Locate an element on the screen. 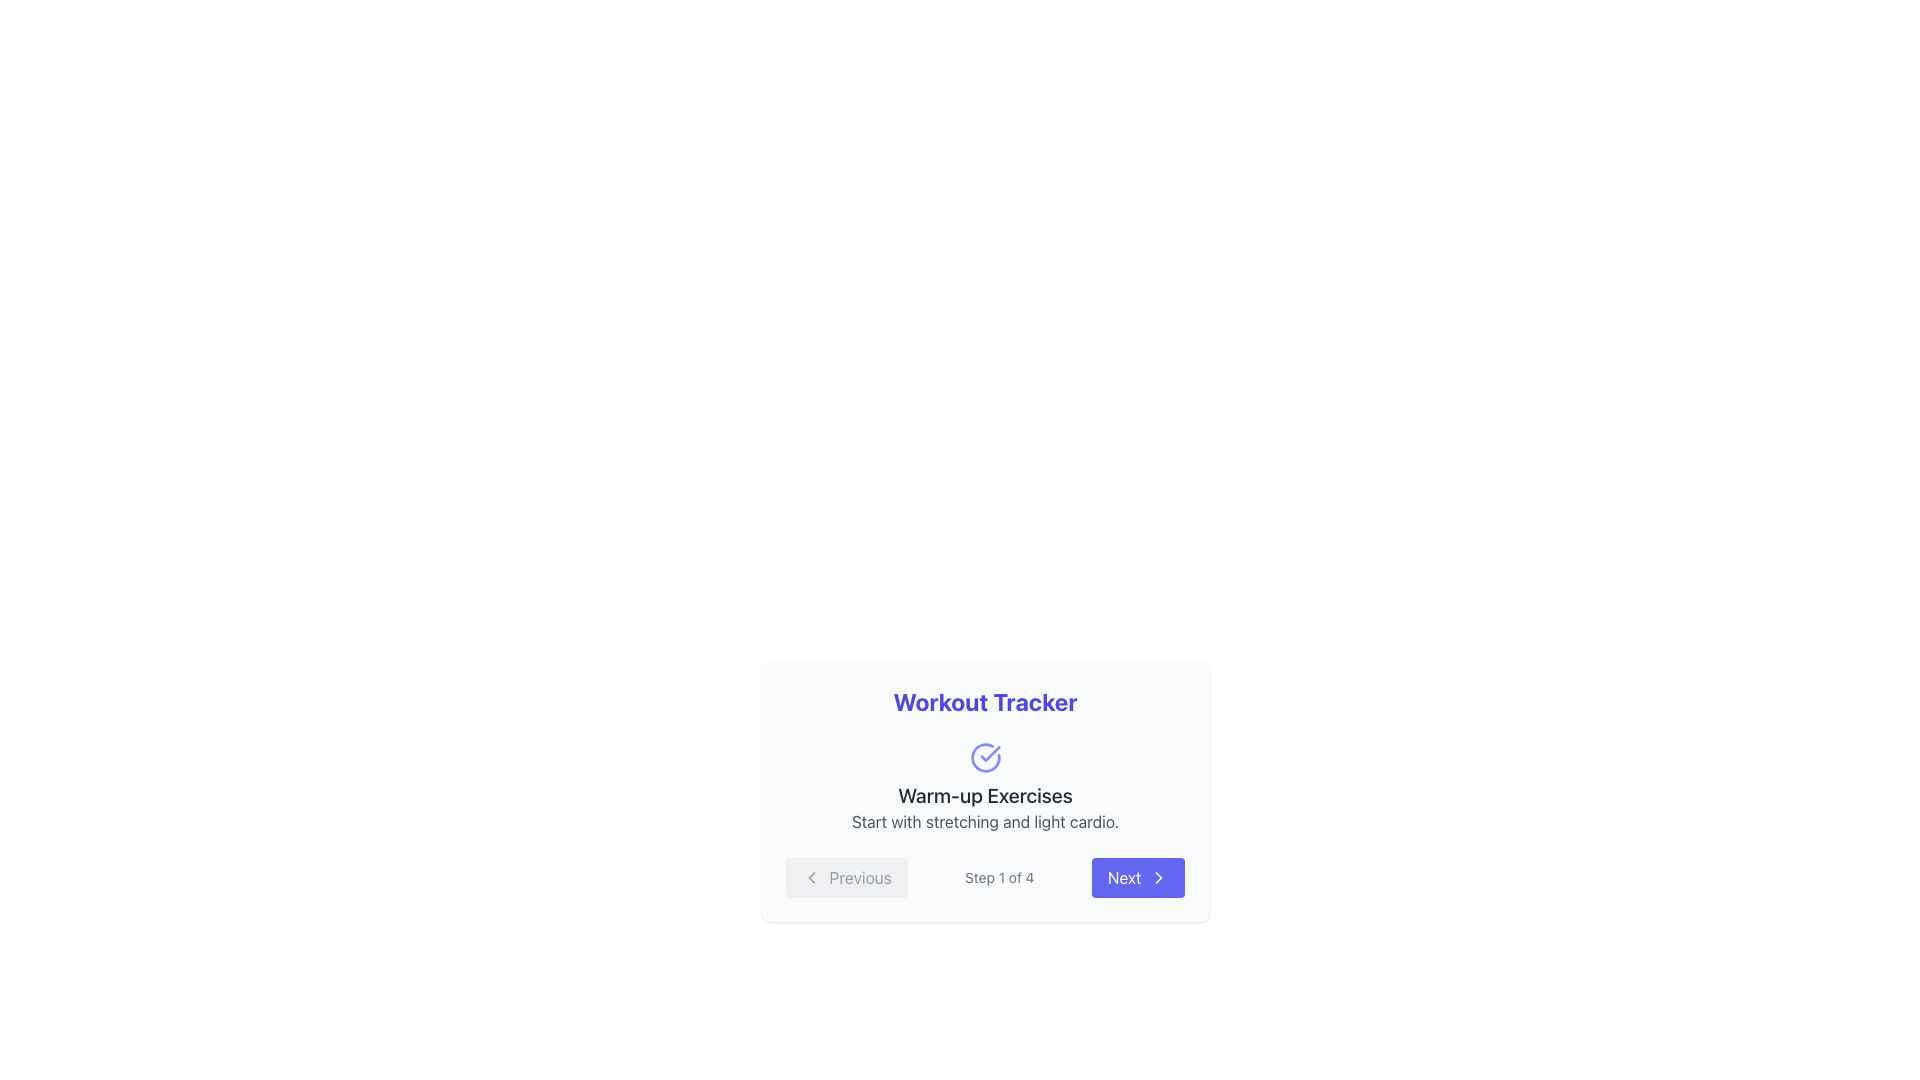  the navigation button located at the bottom right of the interface, following the 'Step 1 of 4' text and to the left of the 'Previous' button is located at coordinates (1138, 877).